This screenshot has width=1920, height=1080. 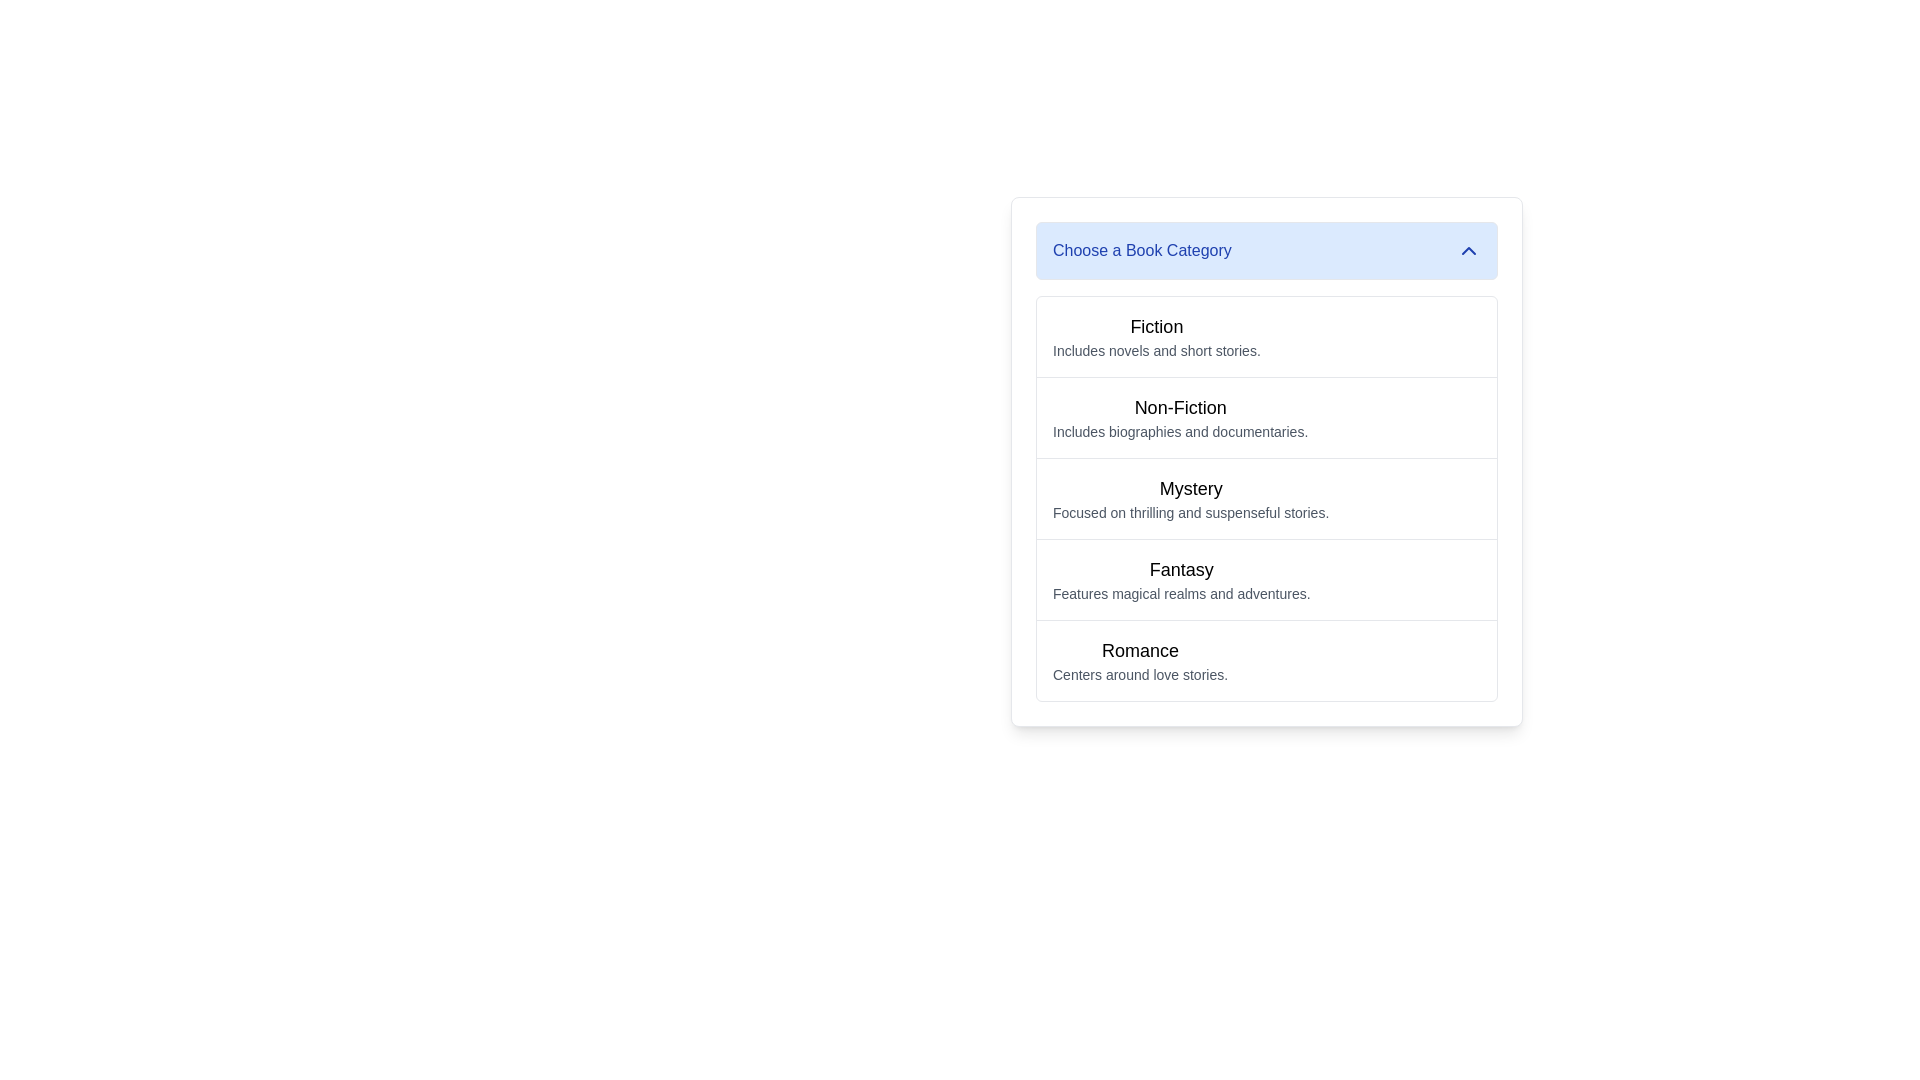 What do you see at coordinates (1191, 497) in the screenshot?
I see `the label component titled 'Mystery'` at bounding box center [1191, 497].